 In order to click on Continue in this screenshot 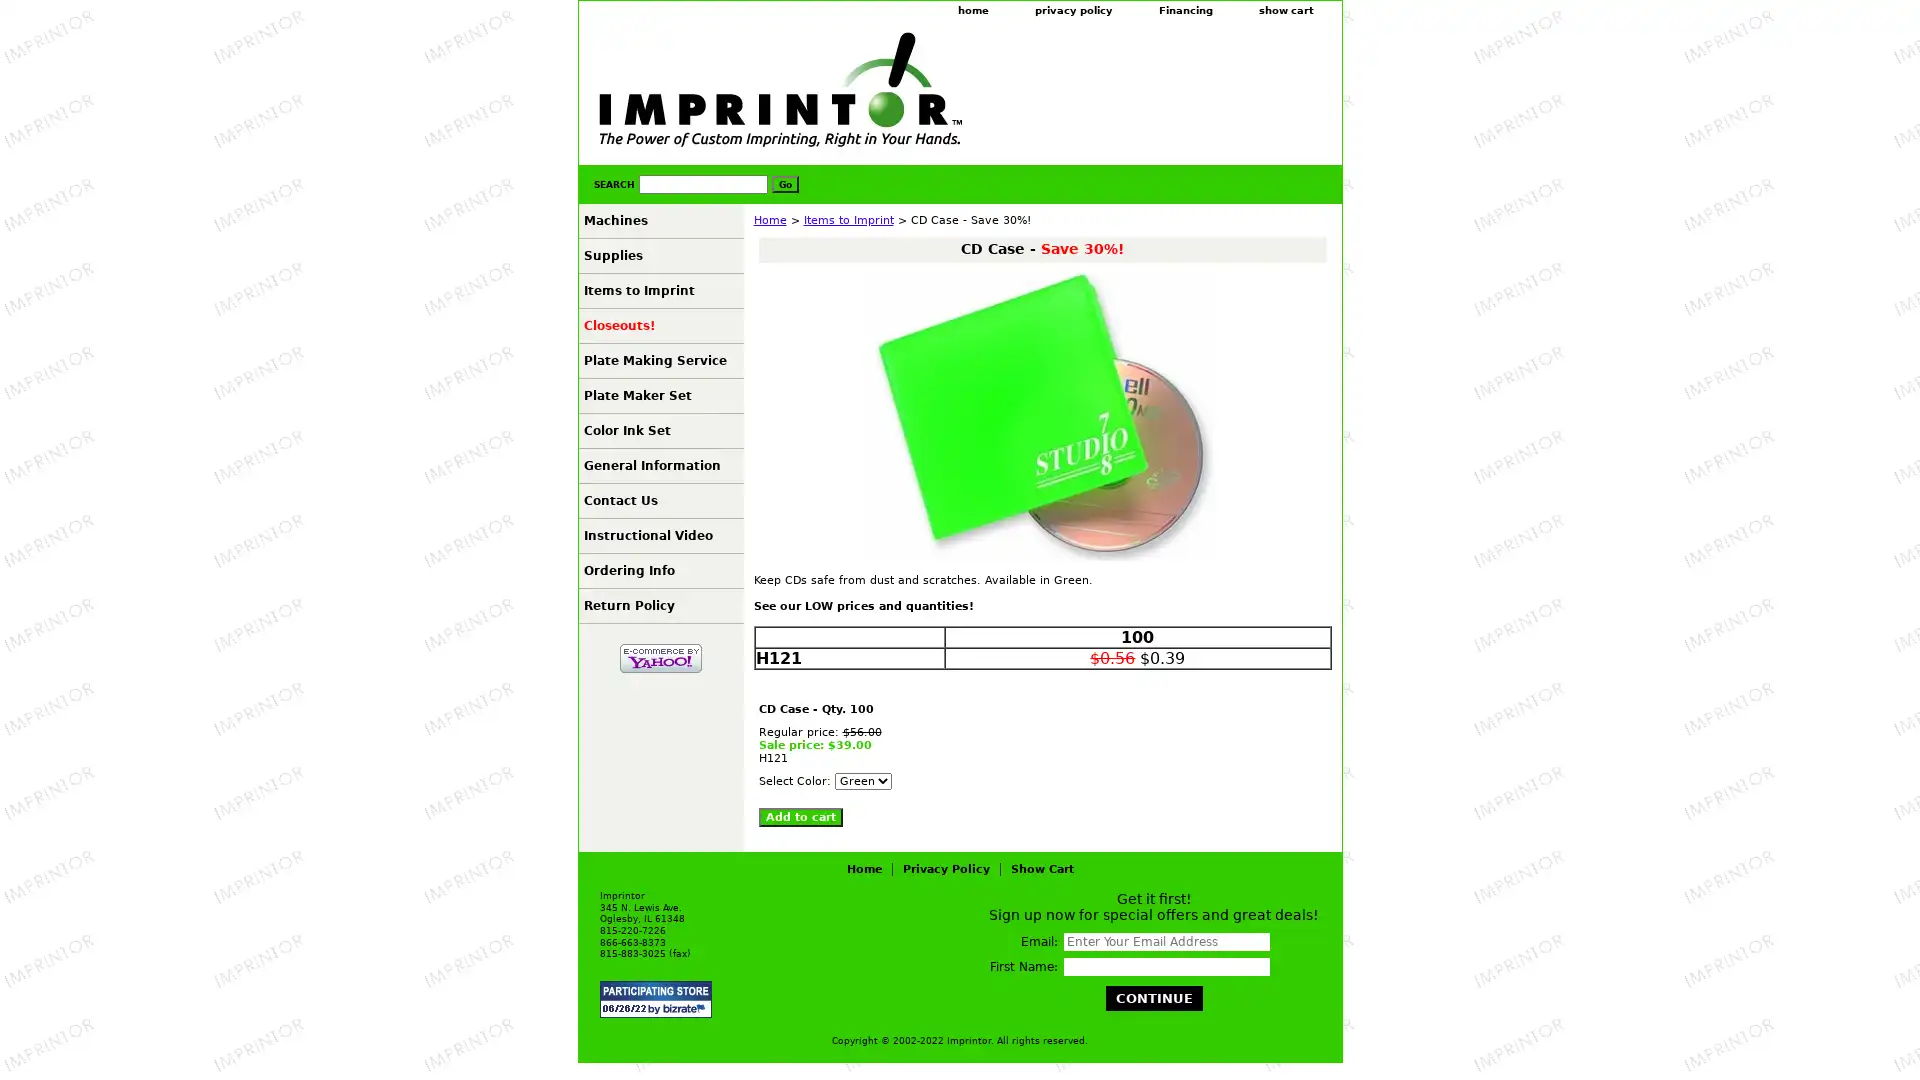, I will do `click(1153, 998)`.